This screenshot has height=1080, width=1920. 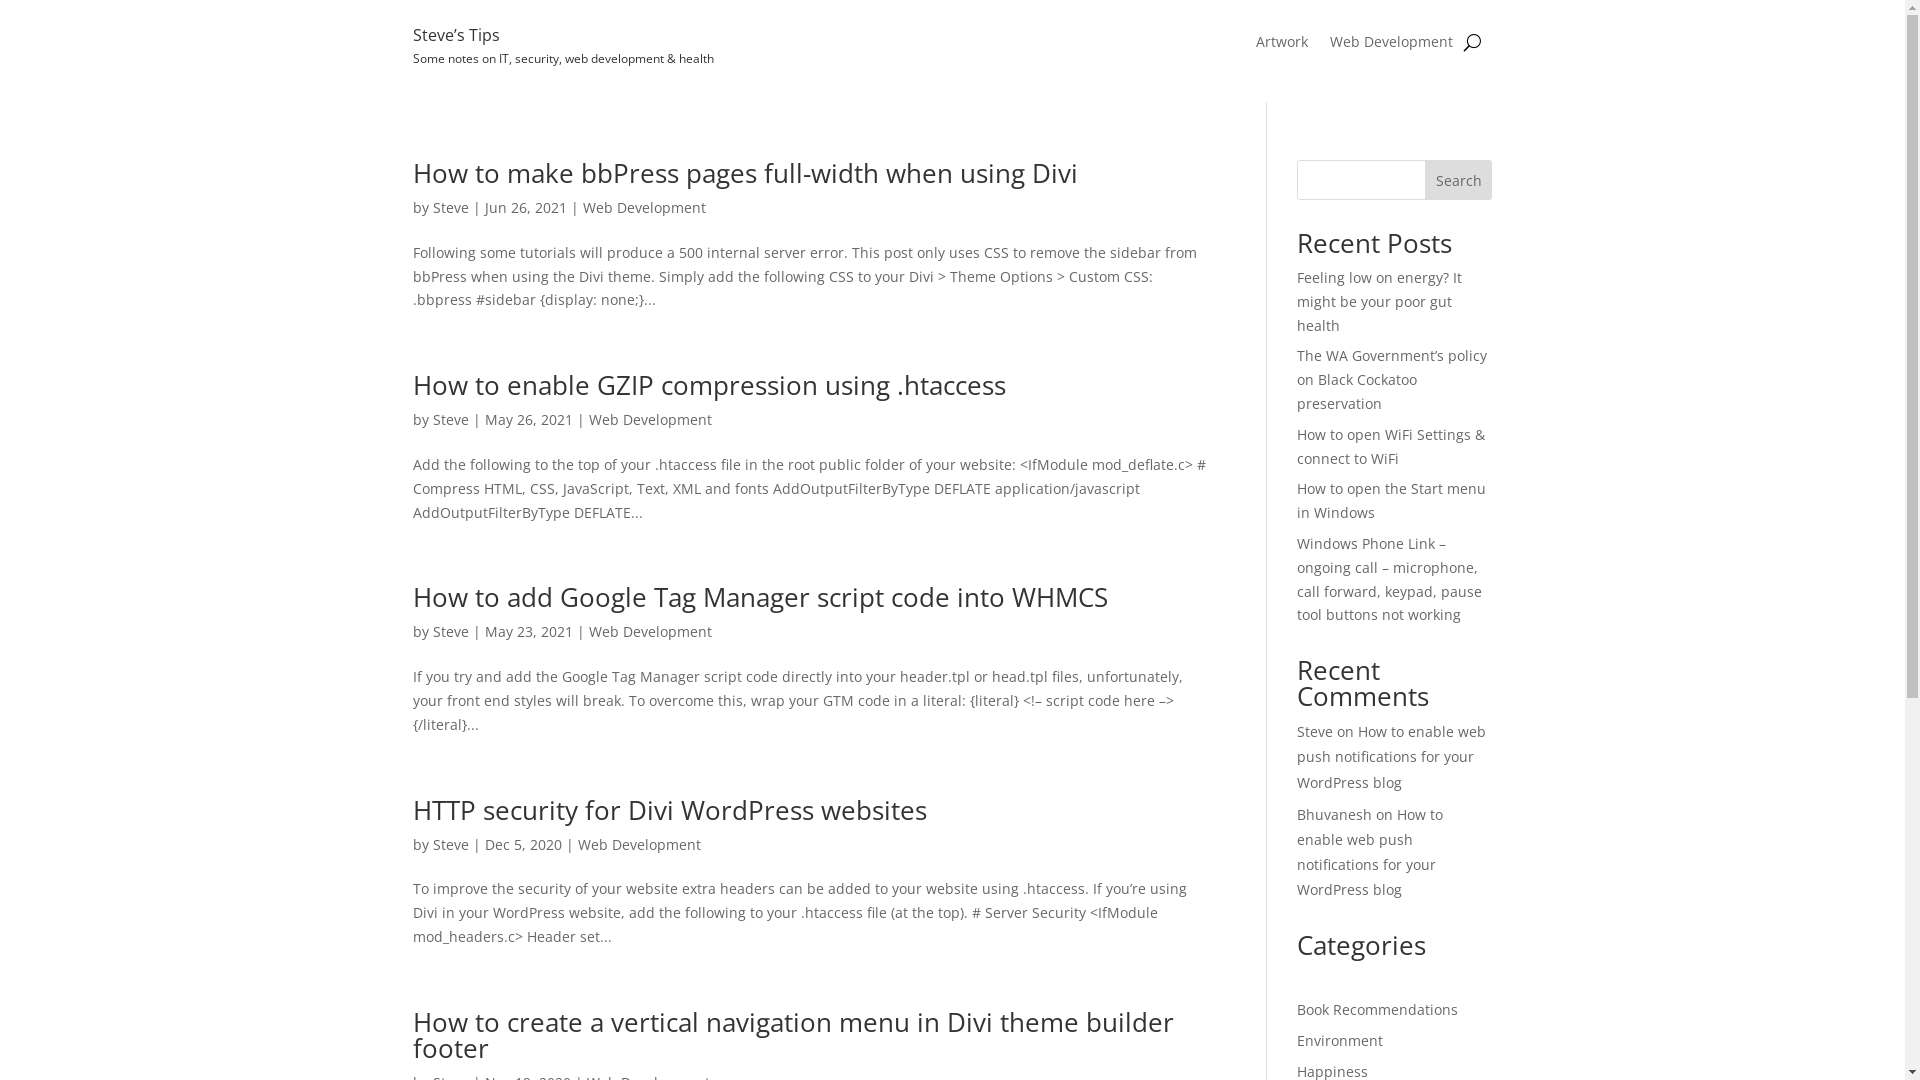 I want to click on 'How to open the Start menu in Windows', so click(x=1390, y=499).